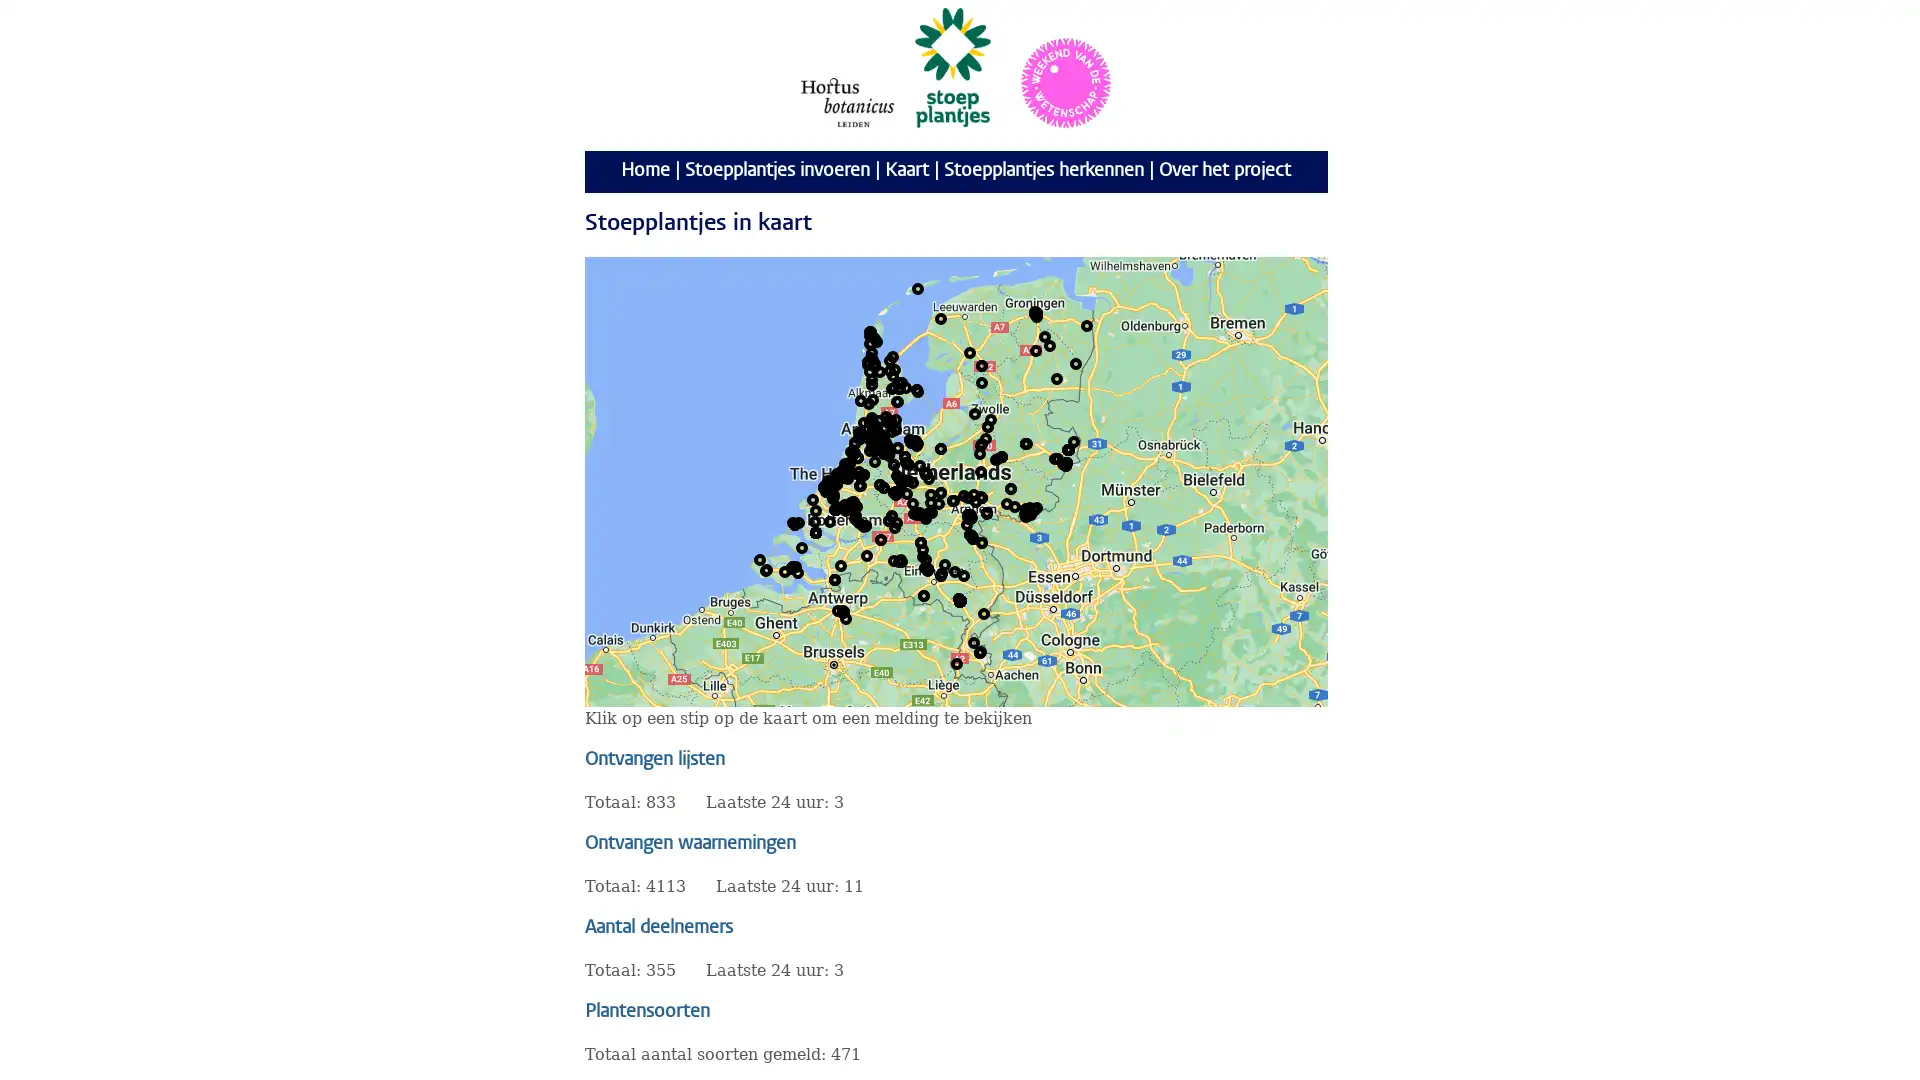  What do you see at coordinates (1054, 458) in the screenshot?
I see `Telling van Jose op 13 oktober 2021` at bounding box center [1054, 458].